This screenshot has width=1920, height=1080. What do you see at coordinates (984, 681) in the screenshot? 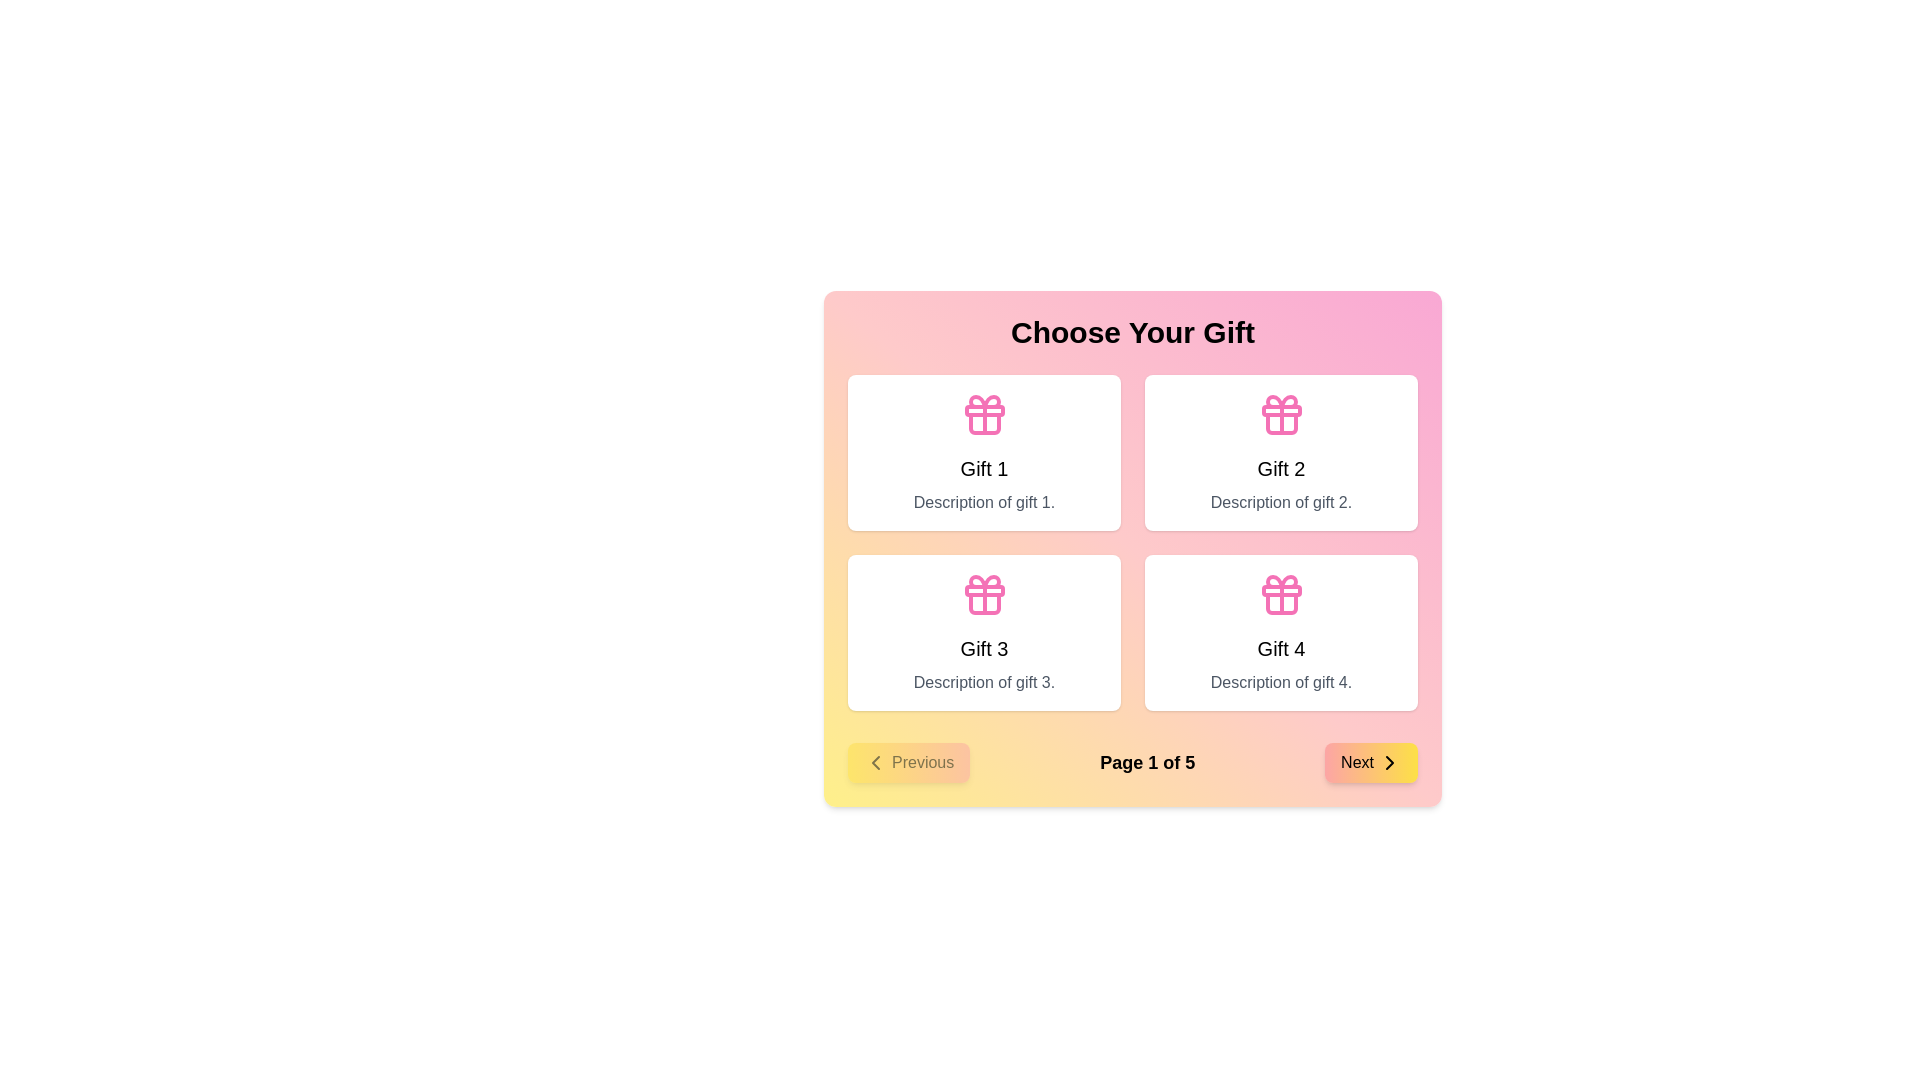
I see `the text block displaying 'Description of gift 3.' located at the bottom of the card labeled 'Gift 3.' within the 'Choose Your Gift' section` at bounding box center [984, 681].